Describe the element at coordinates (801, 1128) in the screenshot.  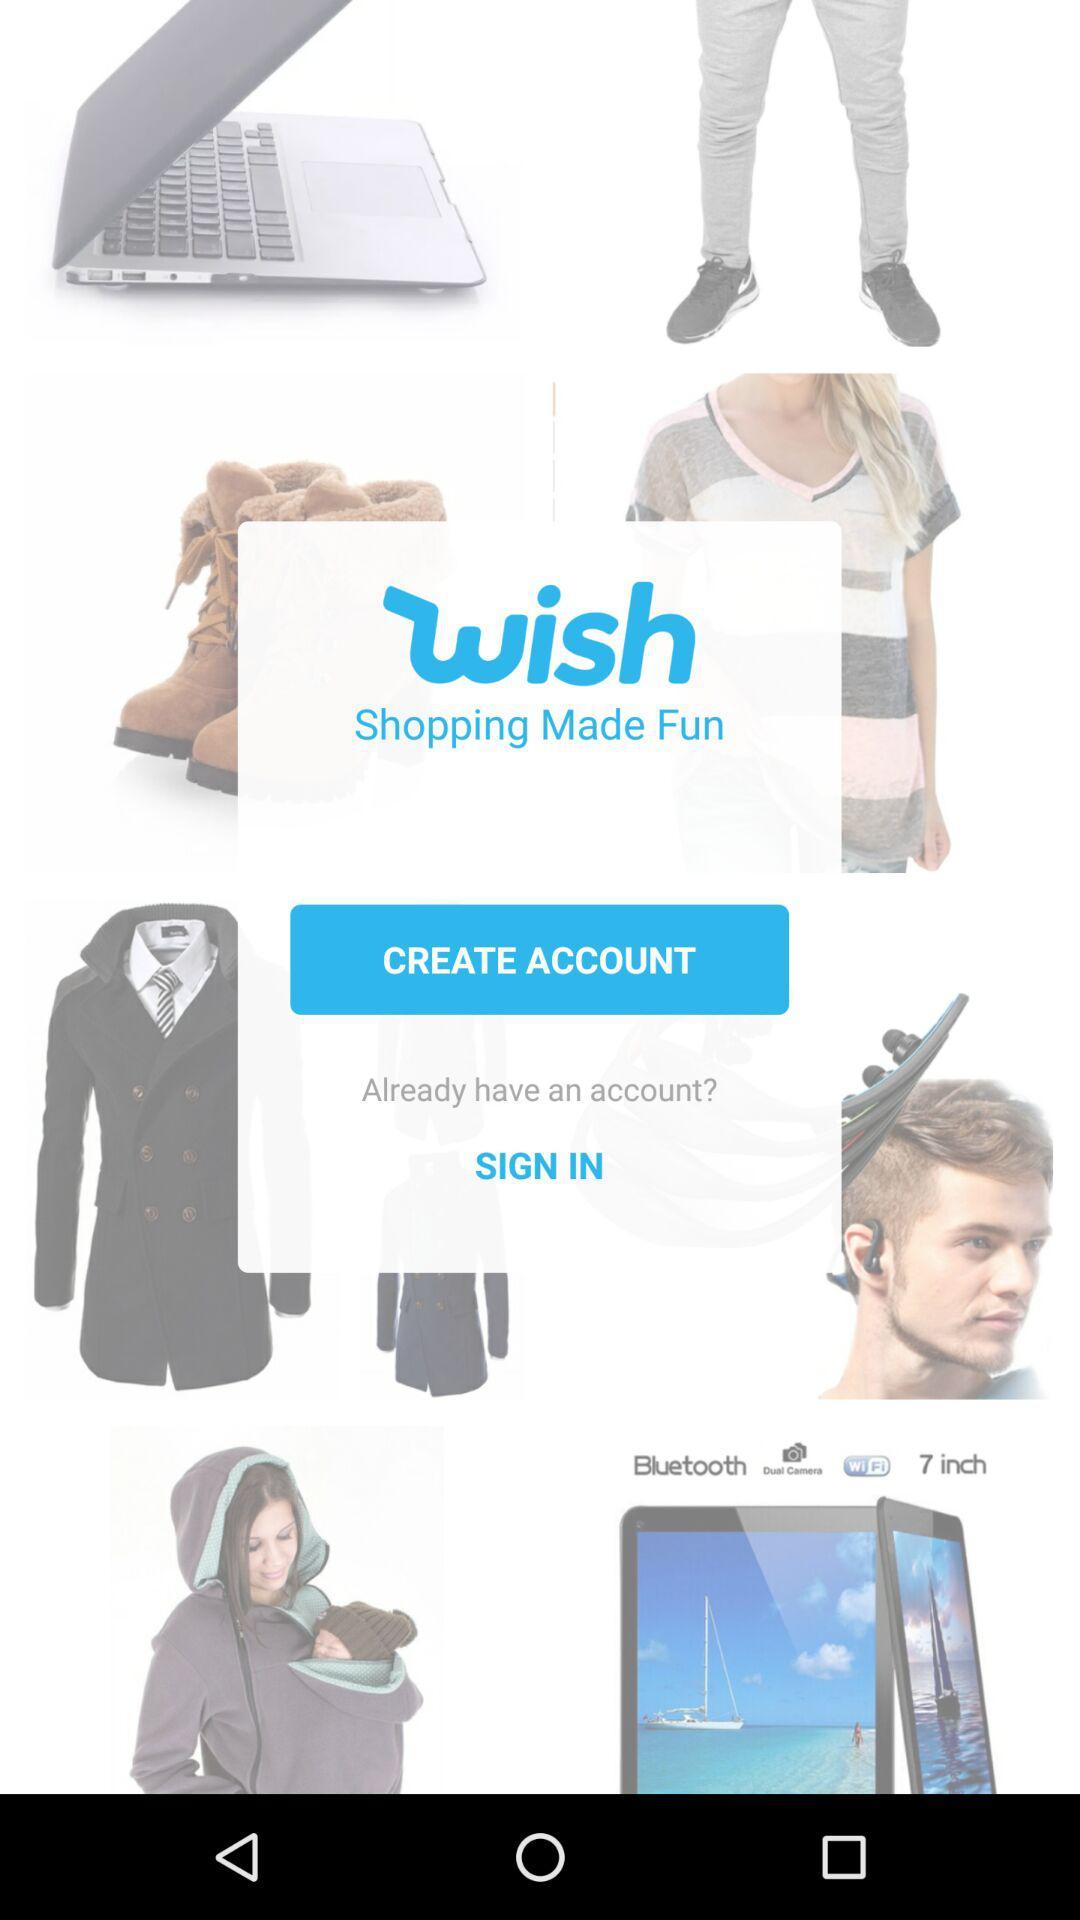
I see `item on the right` at that location.